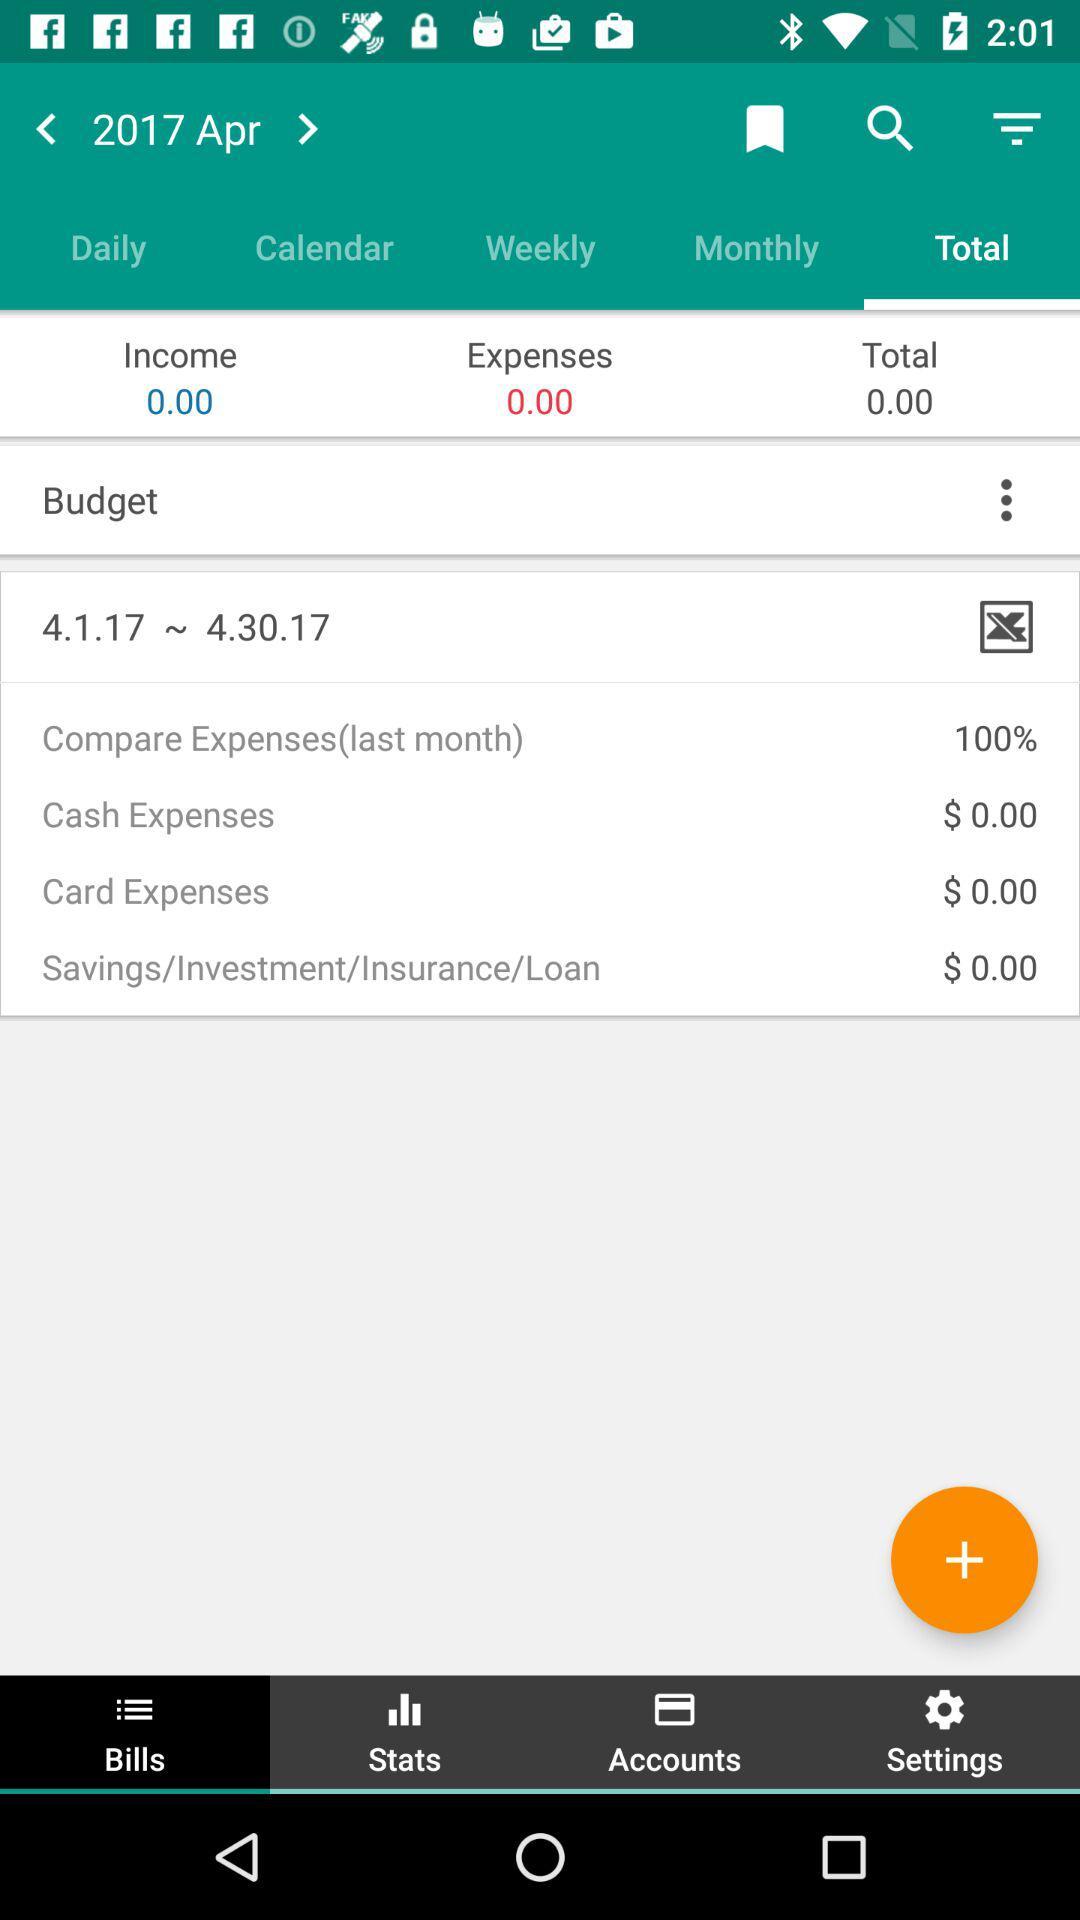  Describe the element at coordinates (323, 245) in the screenshot. I see `the icon to the right of daily icon` at that location.